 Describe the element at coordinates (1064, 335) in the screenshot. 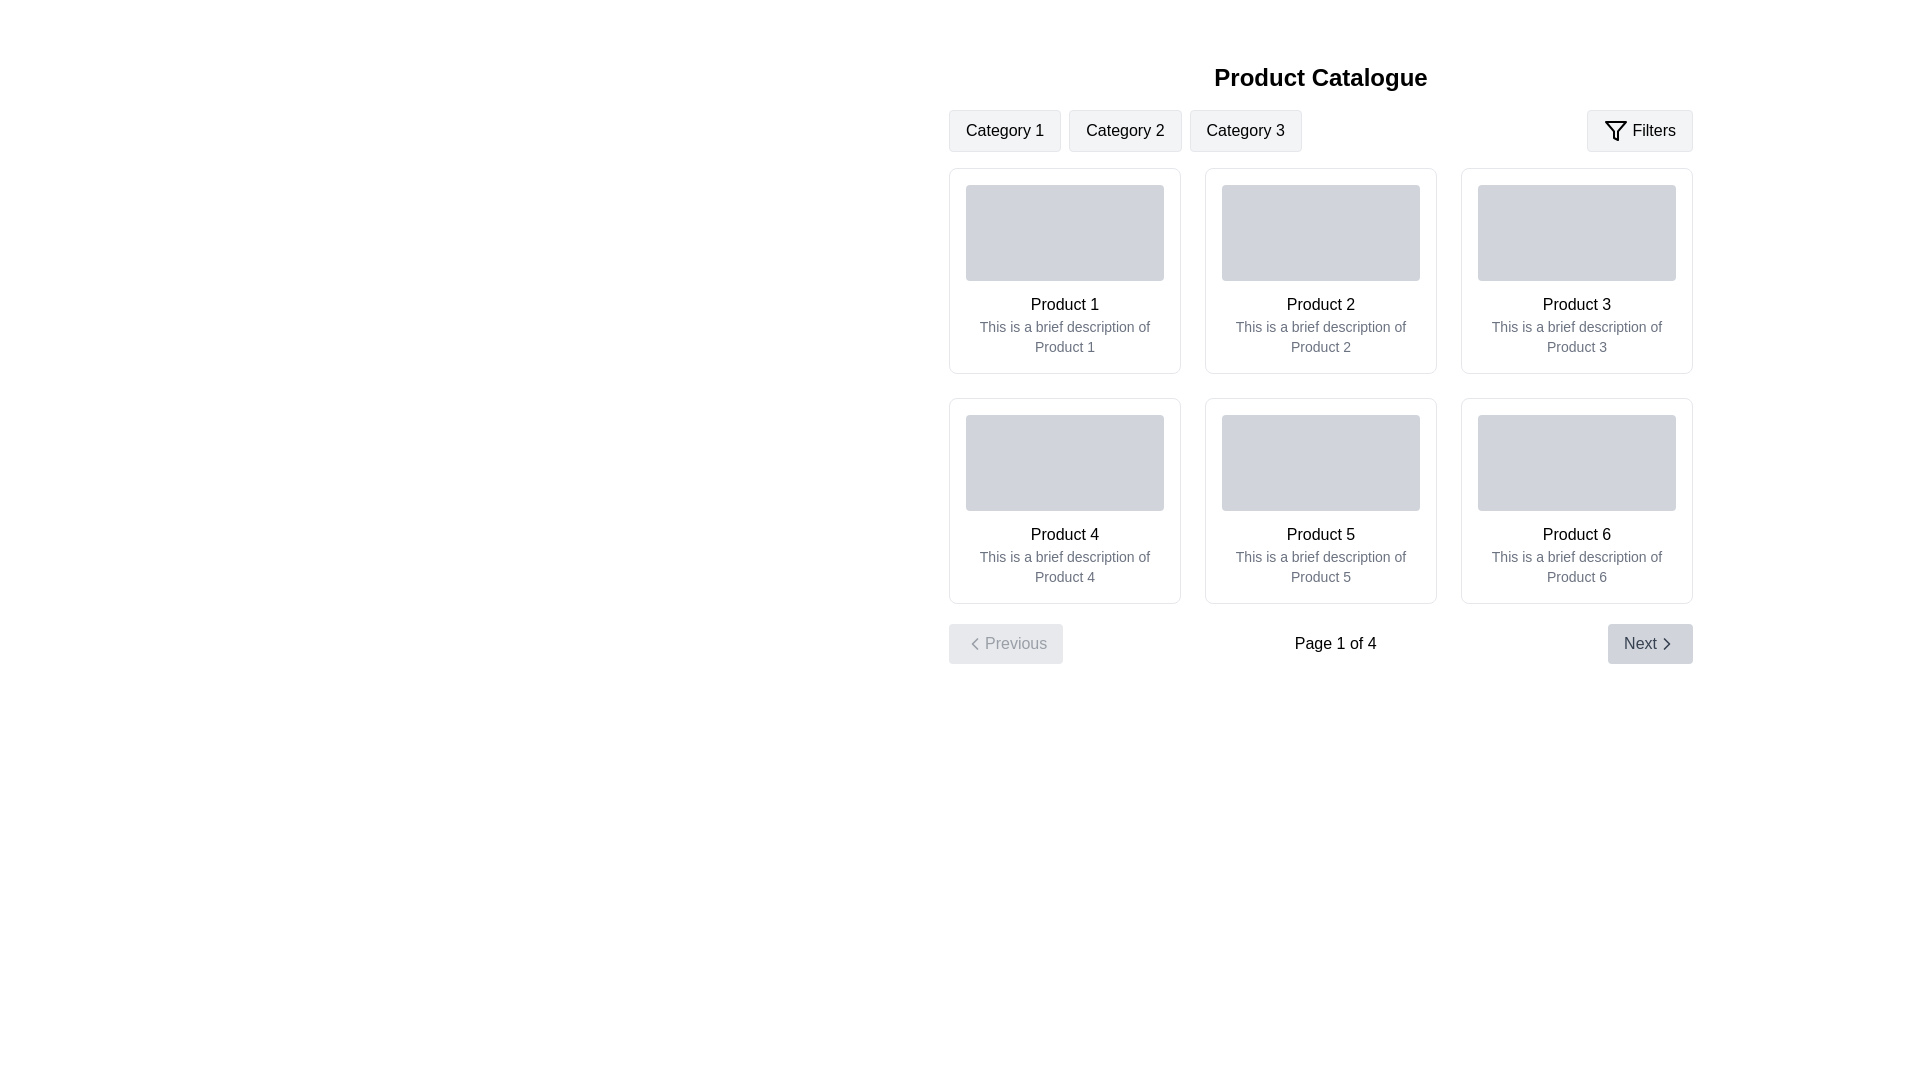

I see `text from the Text Label displaying 'This is a brief description of Product 1', which is located beneath the title 'Product 1' within the card for Product 1` at that location.